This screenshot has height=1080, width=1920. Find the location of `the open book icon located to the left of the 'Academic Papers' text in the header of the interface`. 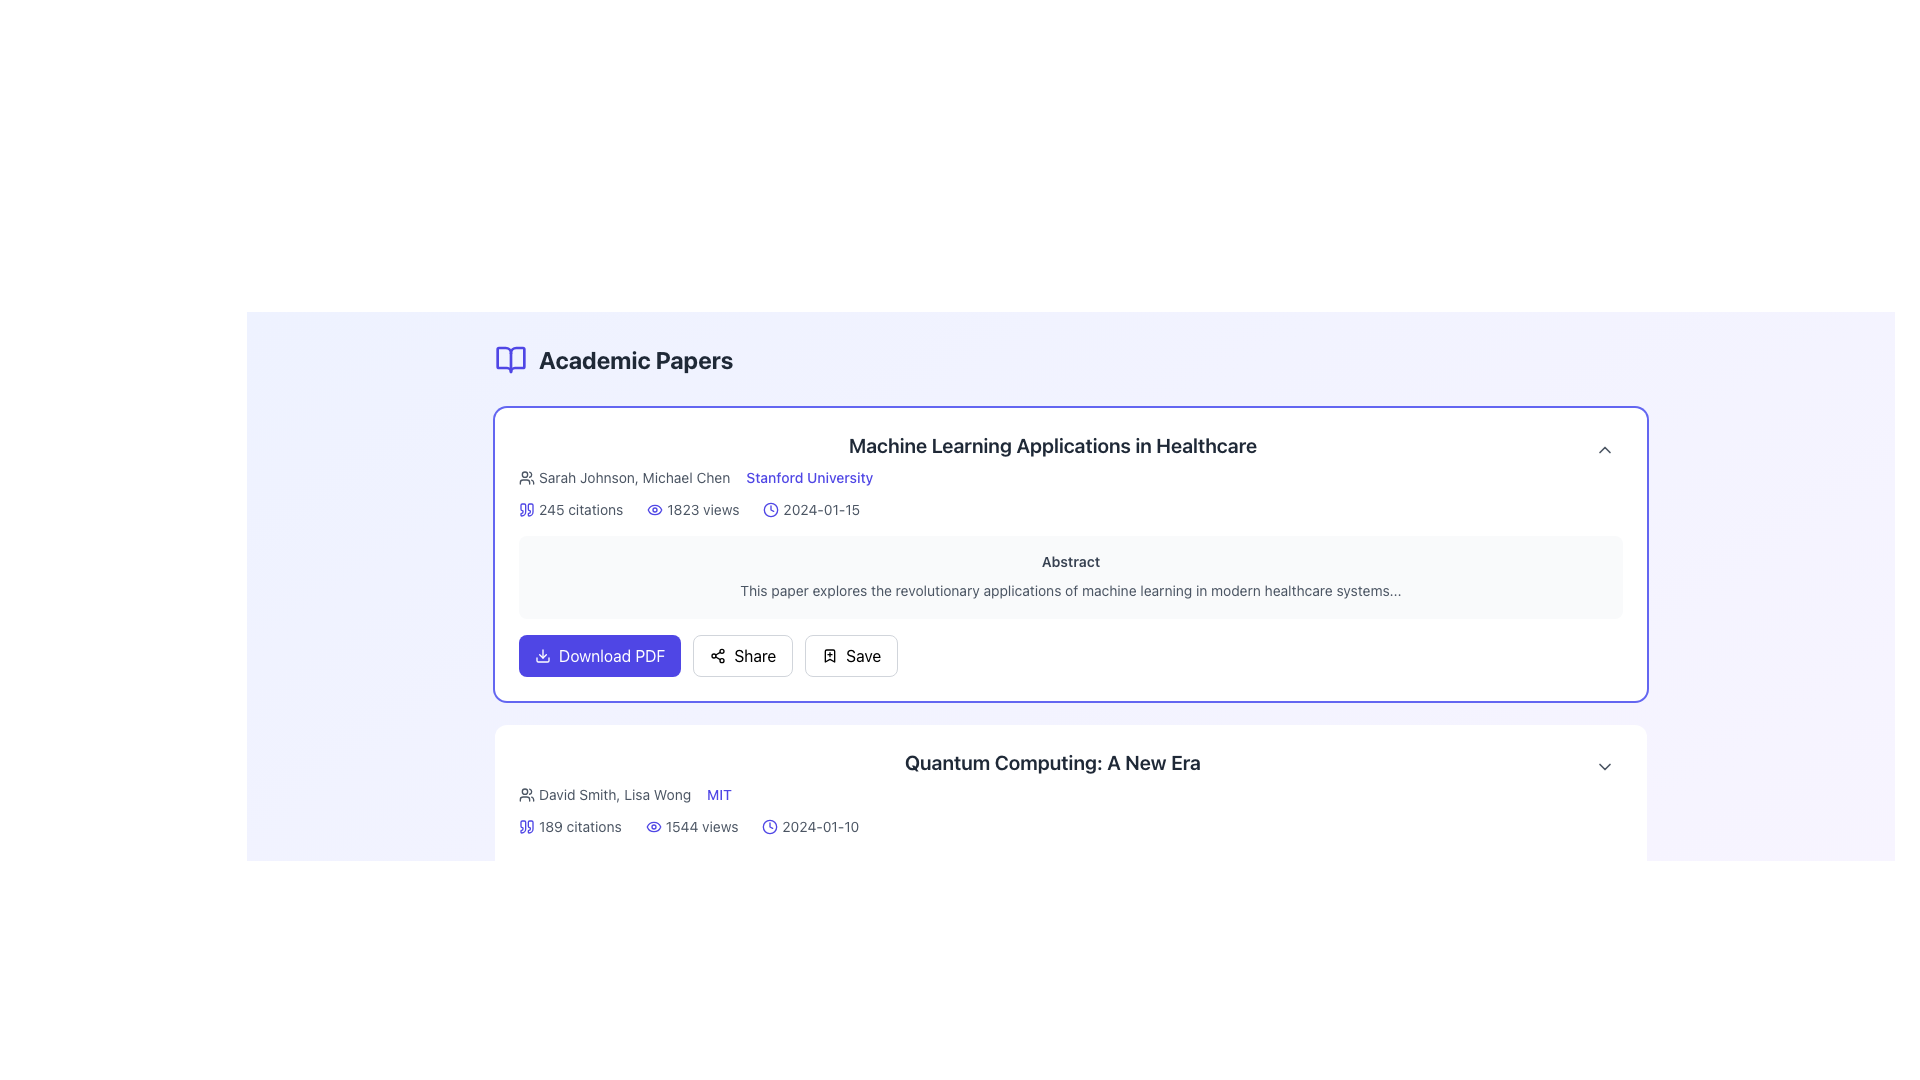

the open book icon located to the left of the 'Academic Papers' text in the header of the interface is located at coordinates (510, 358).